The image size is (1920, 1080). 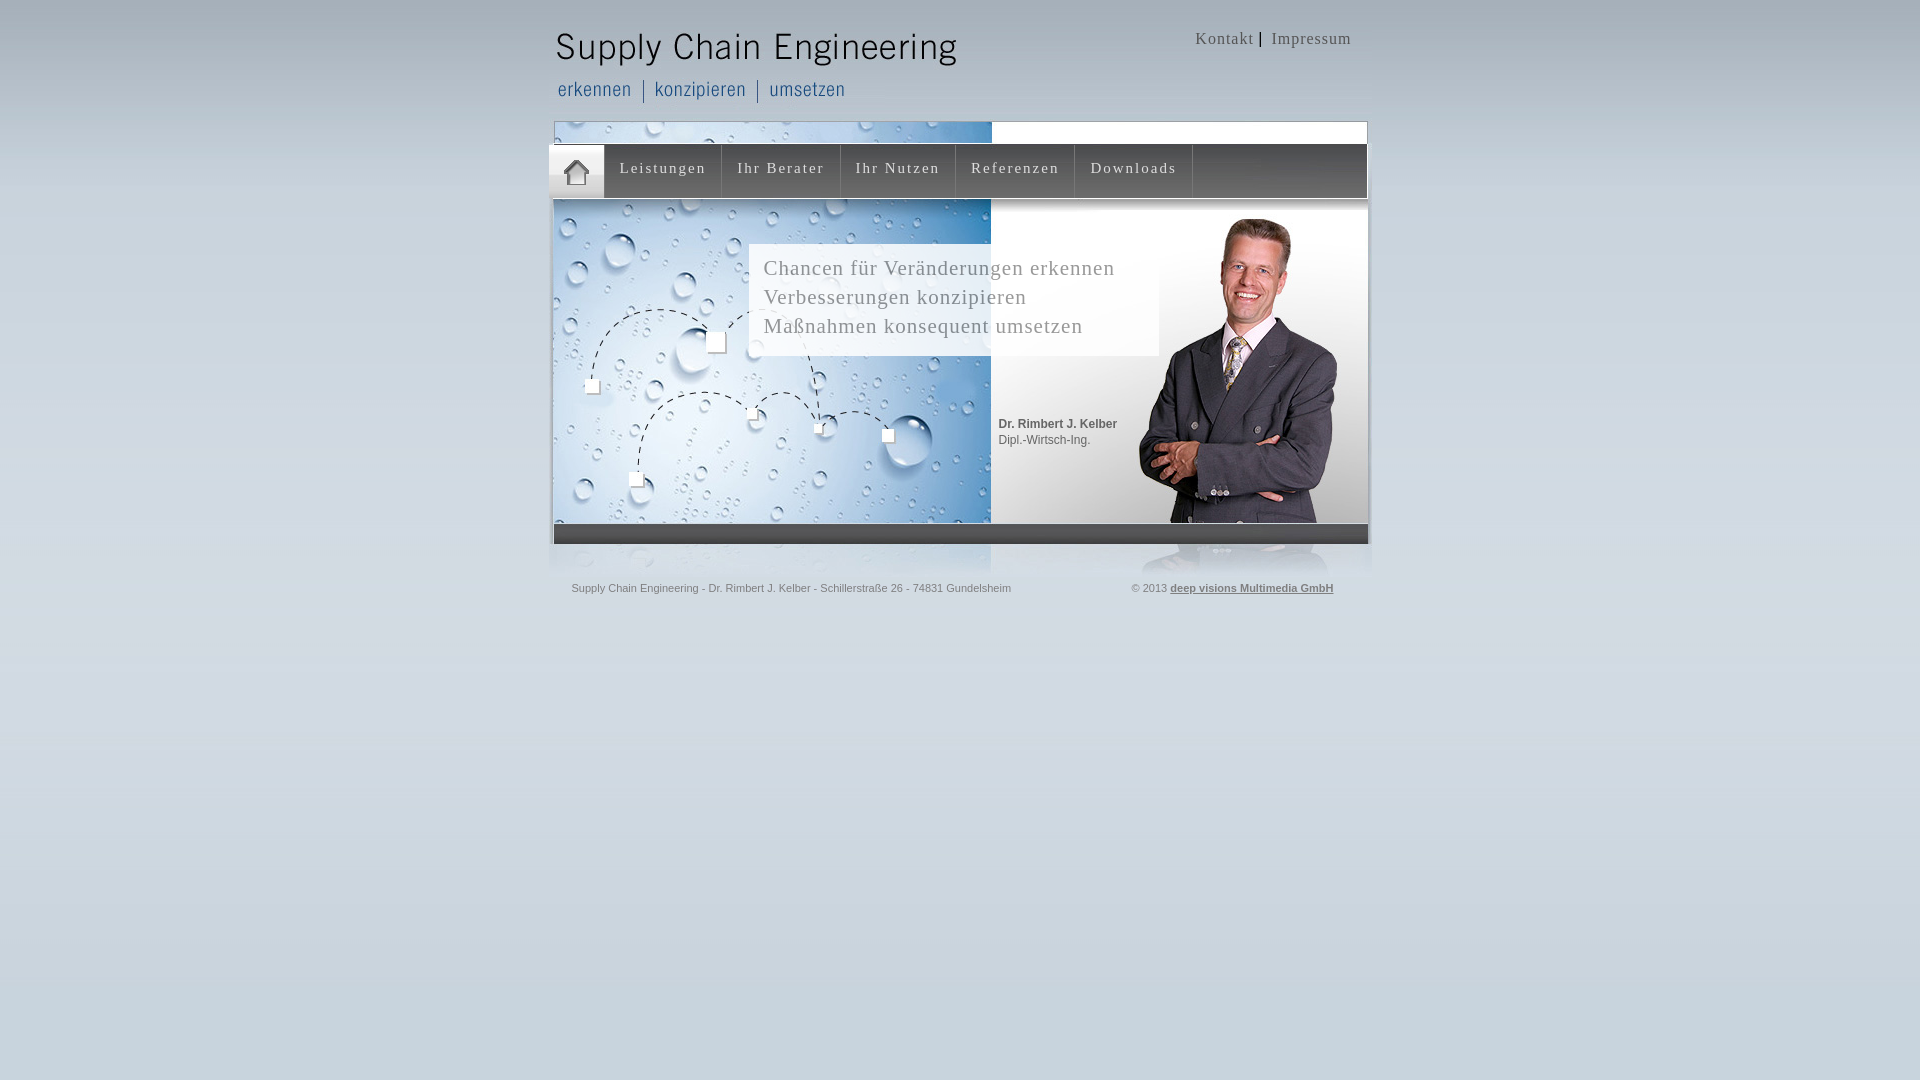 I want to click on 'deep visions Multimedia GmbH', so click(x=1250, y=586).